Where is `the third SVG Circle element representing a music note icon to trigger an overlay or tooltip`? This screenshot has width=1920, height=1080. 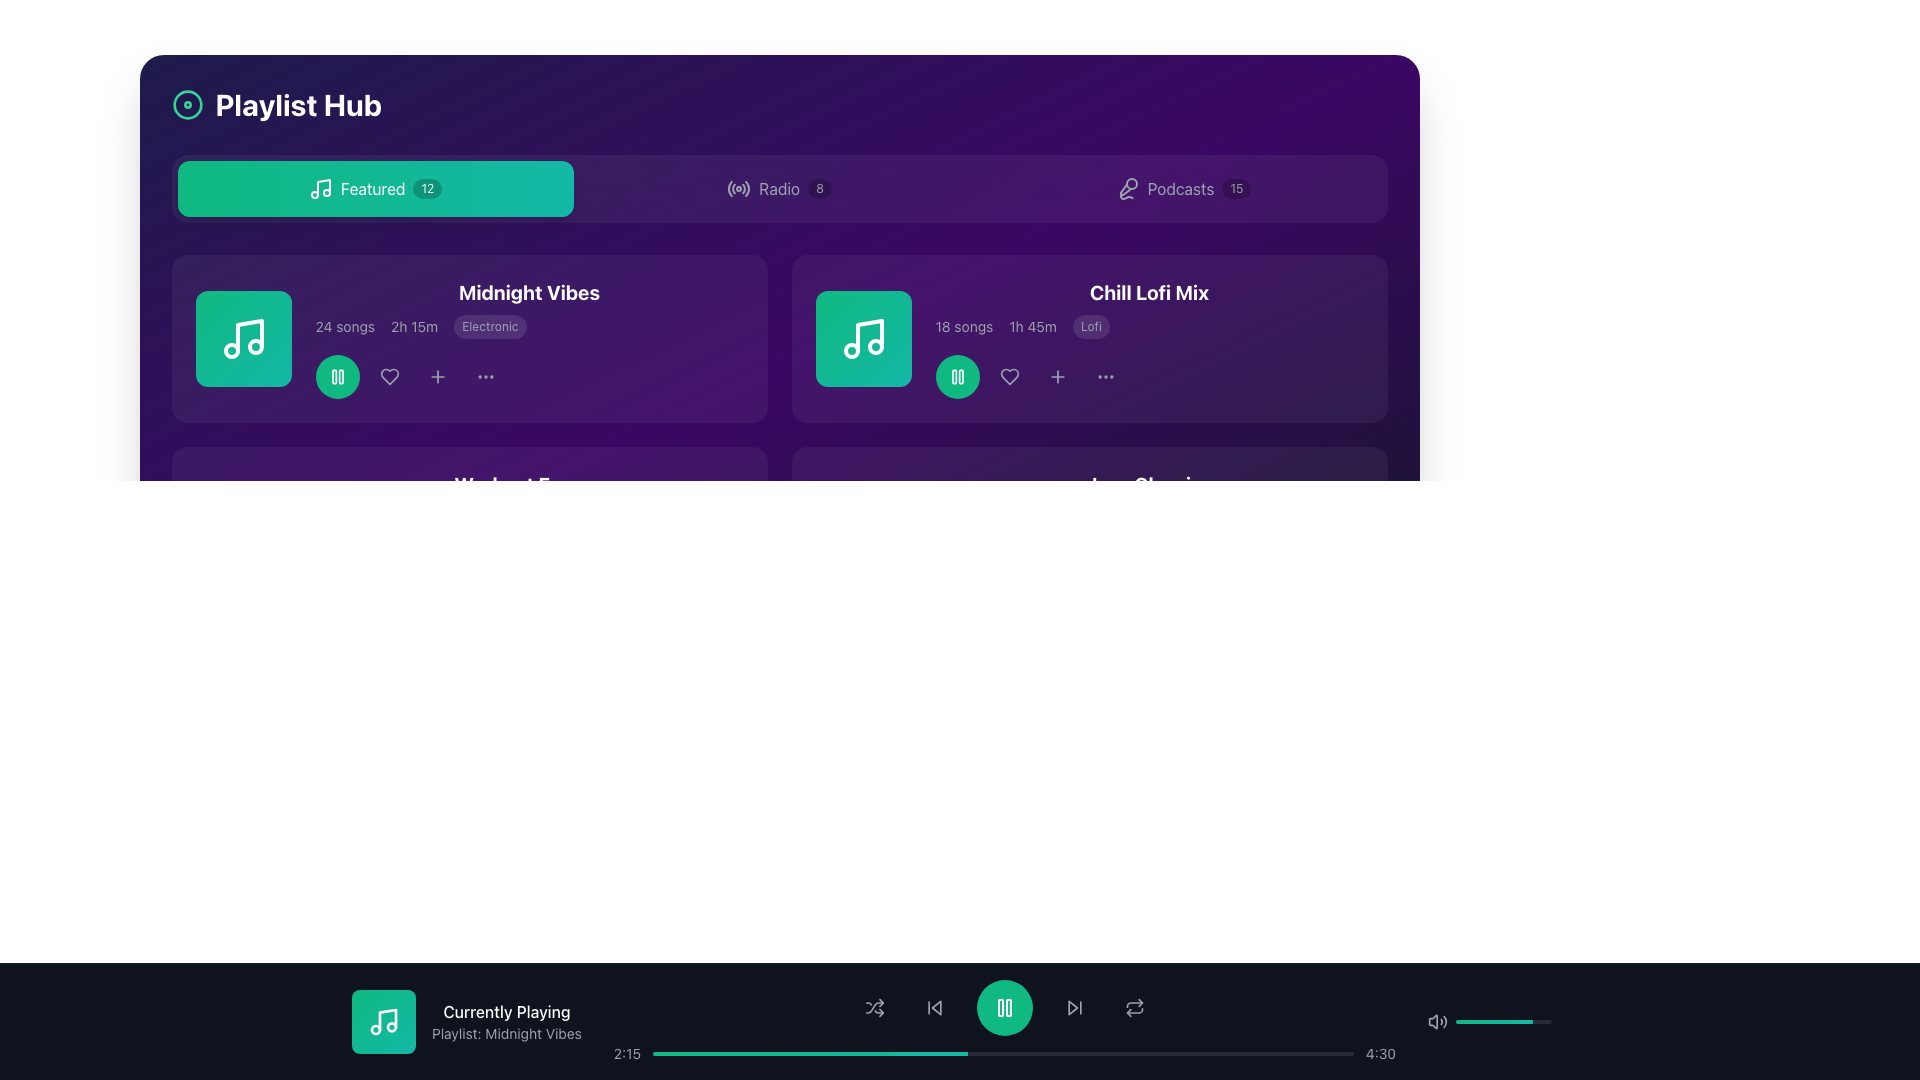
the third SVG Circle element representing a music note icon to trigger an overlay or tooltip is located at coordinates (254, 346).